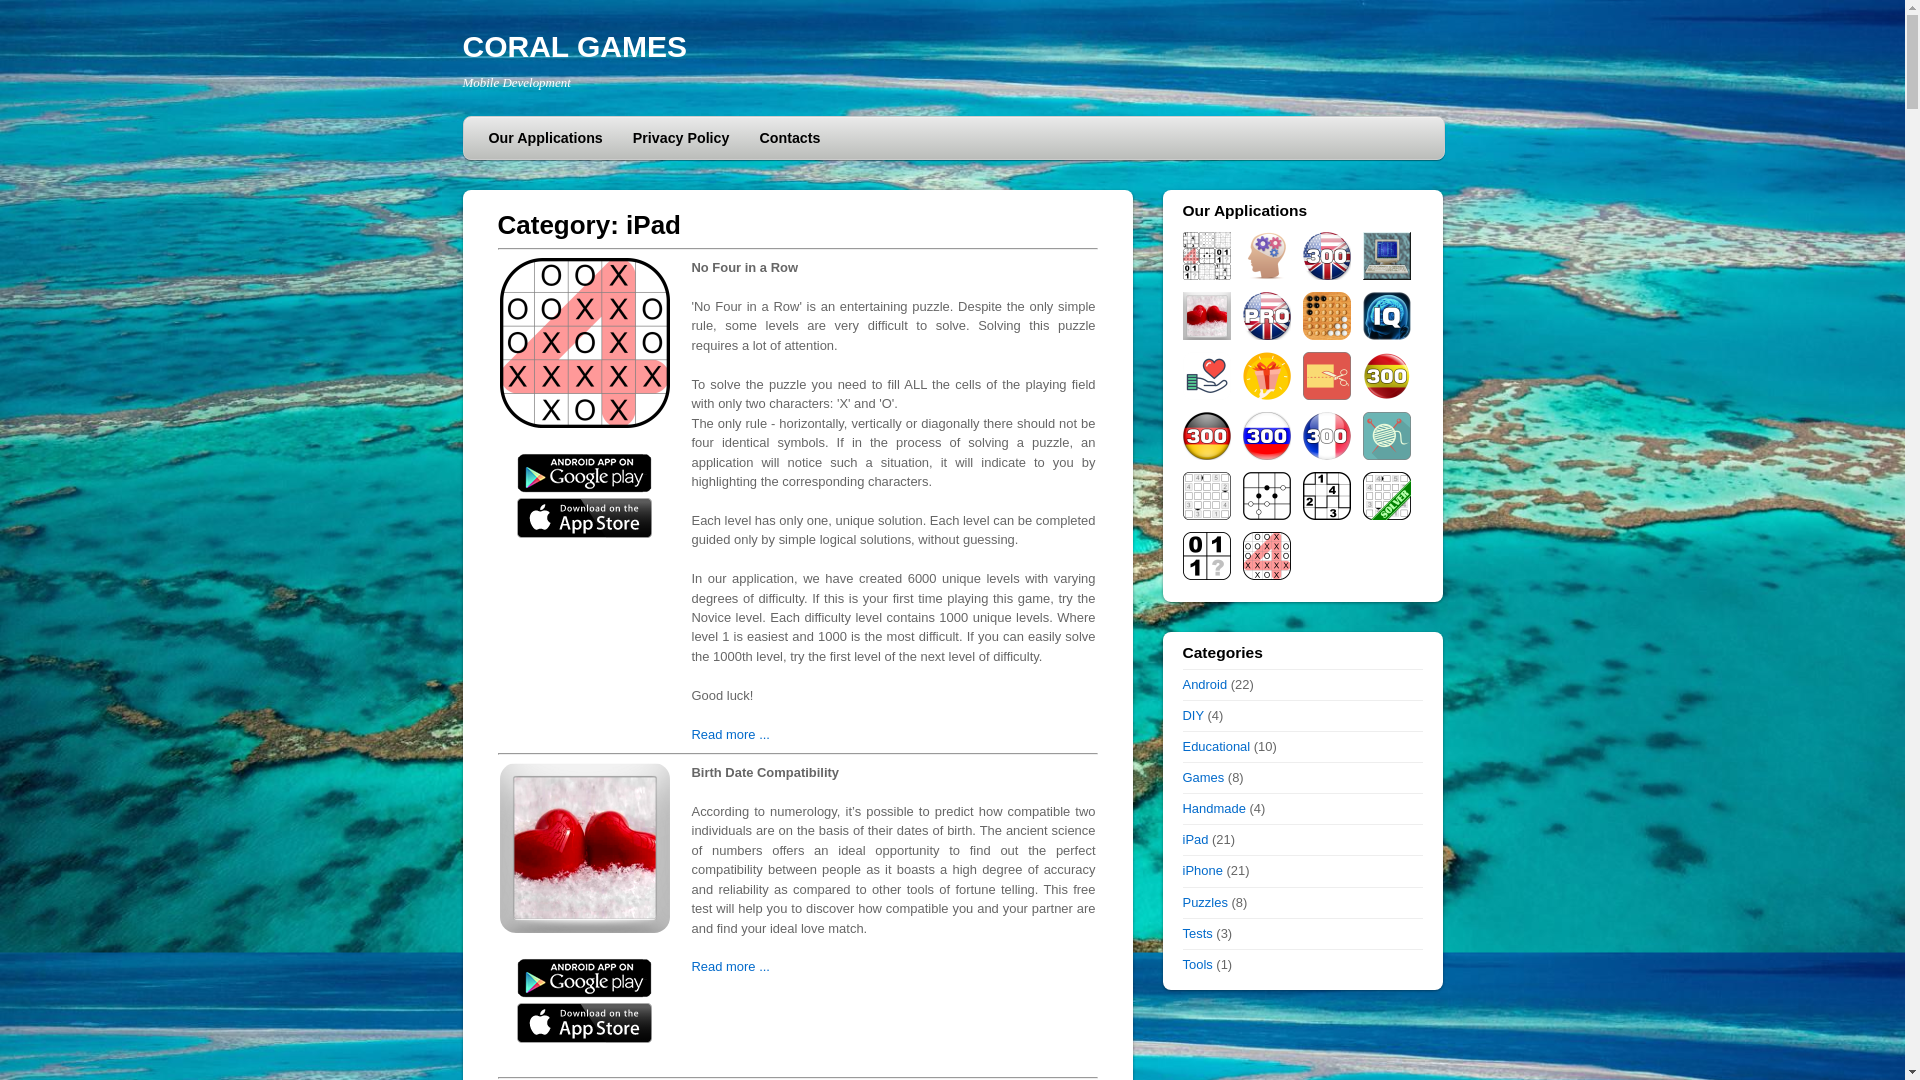  I want to click on 'Tools', so click(1196, 963).